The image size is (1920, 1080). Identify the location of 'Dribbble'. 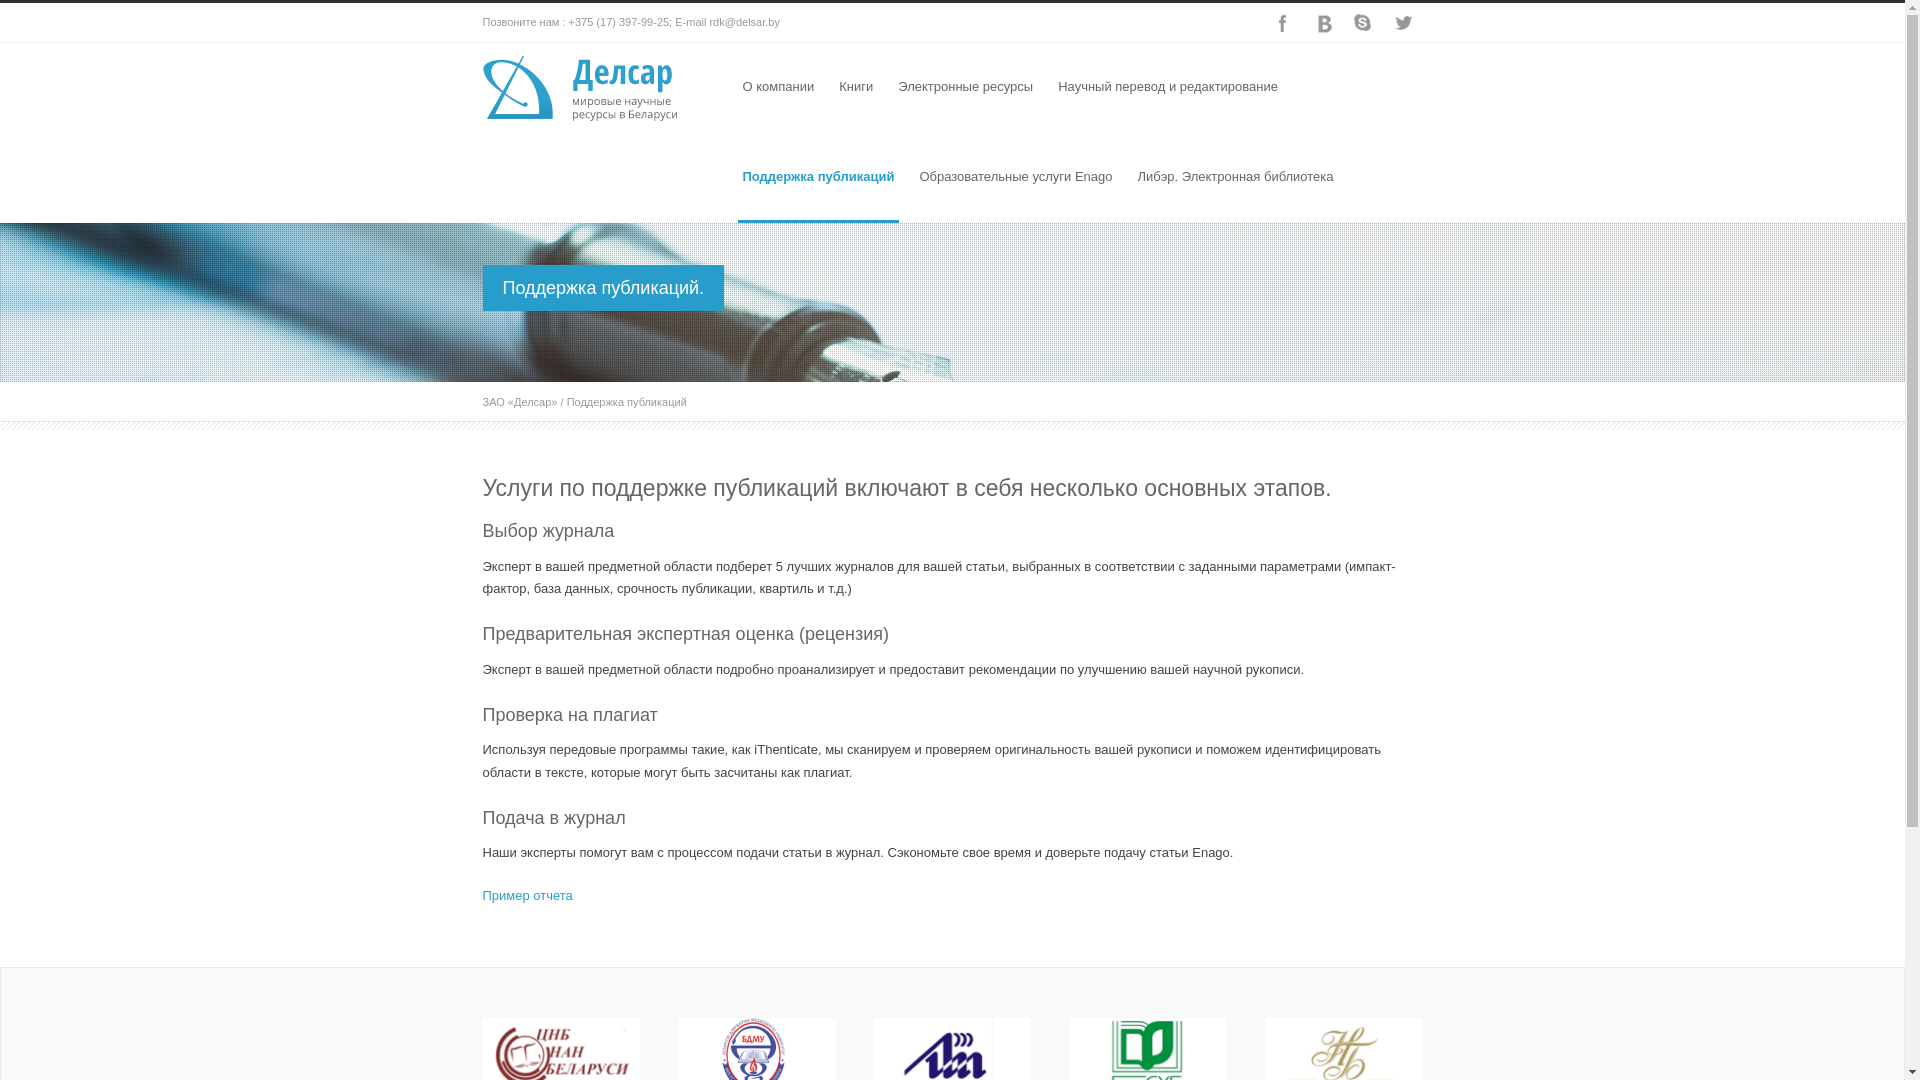
(1321, 23).